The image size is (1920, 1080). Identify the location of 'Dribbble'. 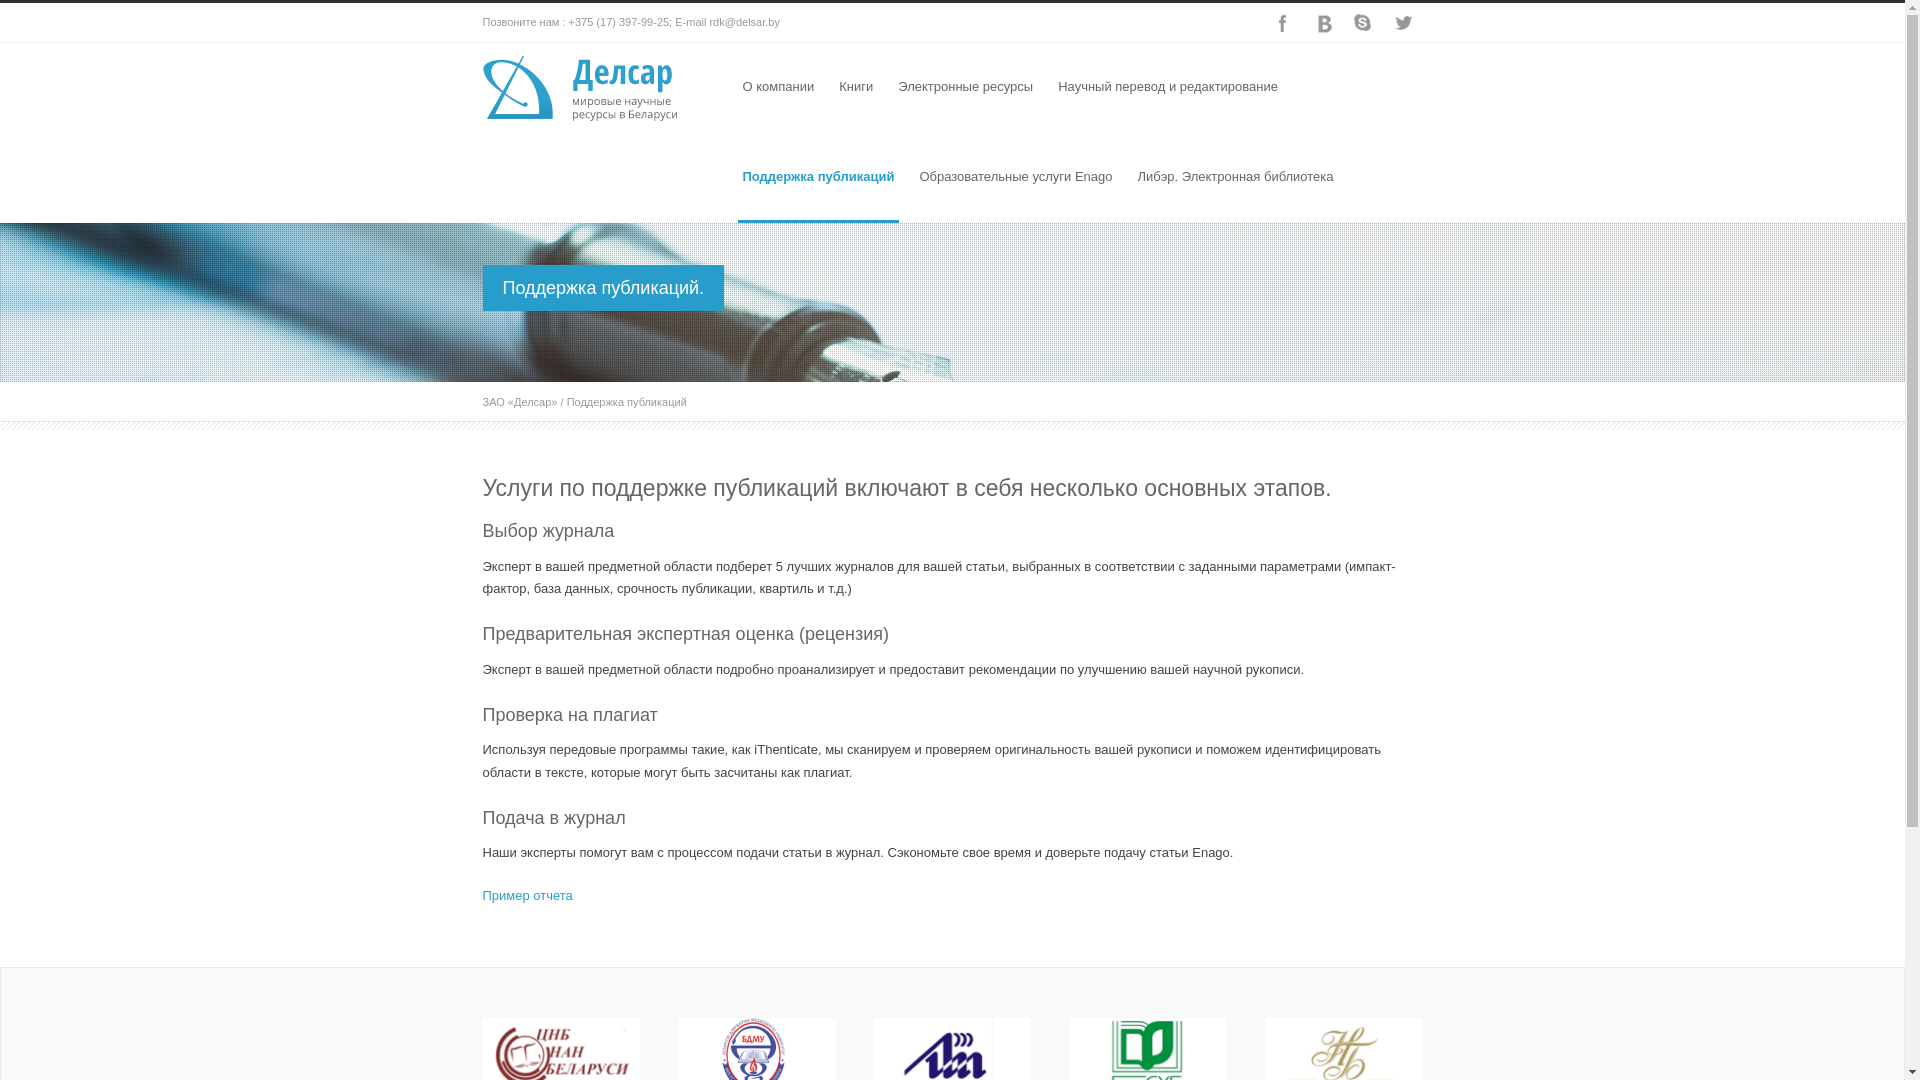
(1321, 23).